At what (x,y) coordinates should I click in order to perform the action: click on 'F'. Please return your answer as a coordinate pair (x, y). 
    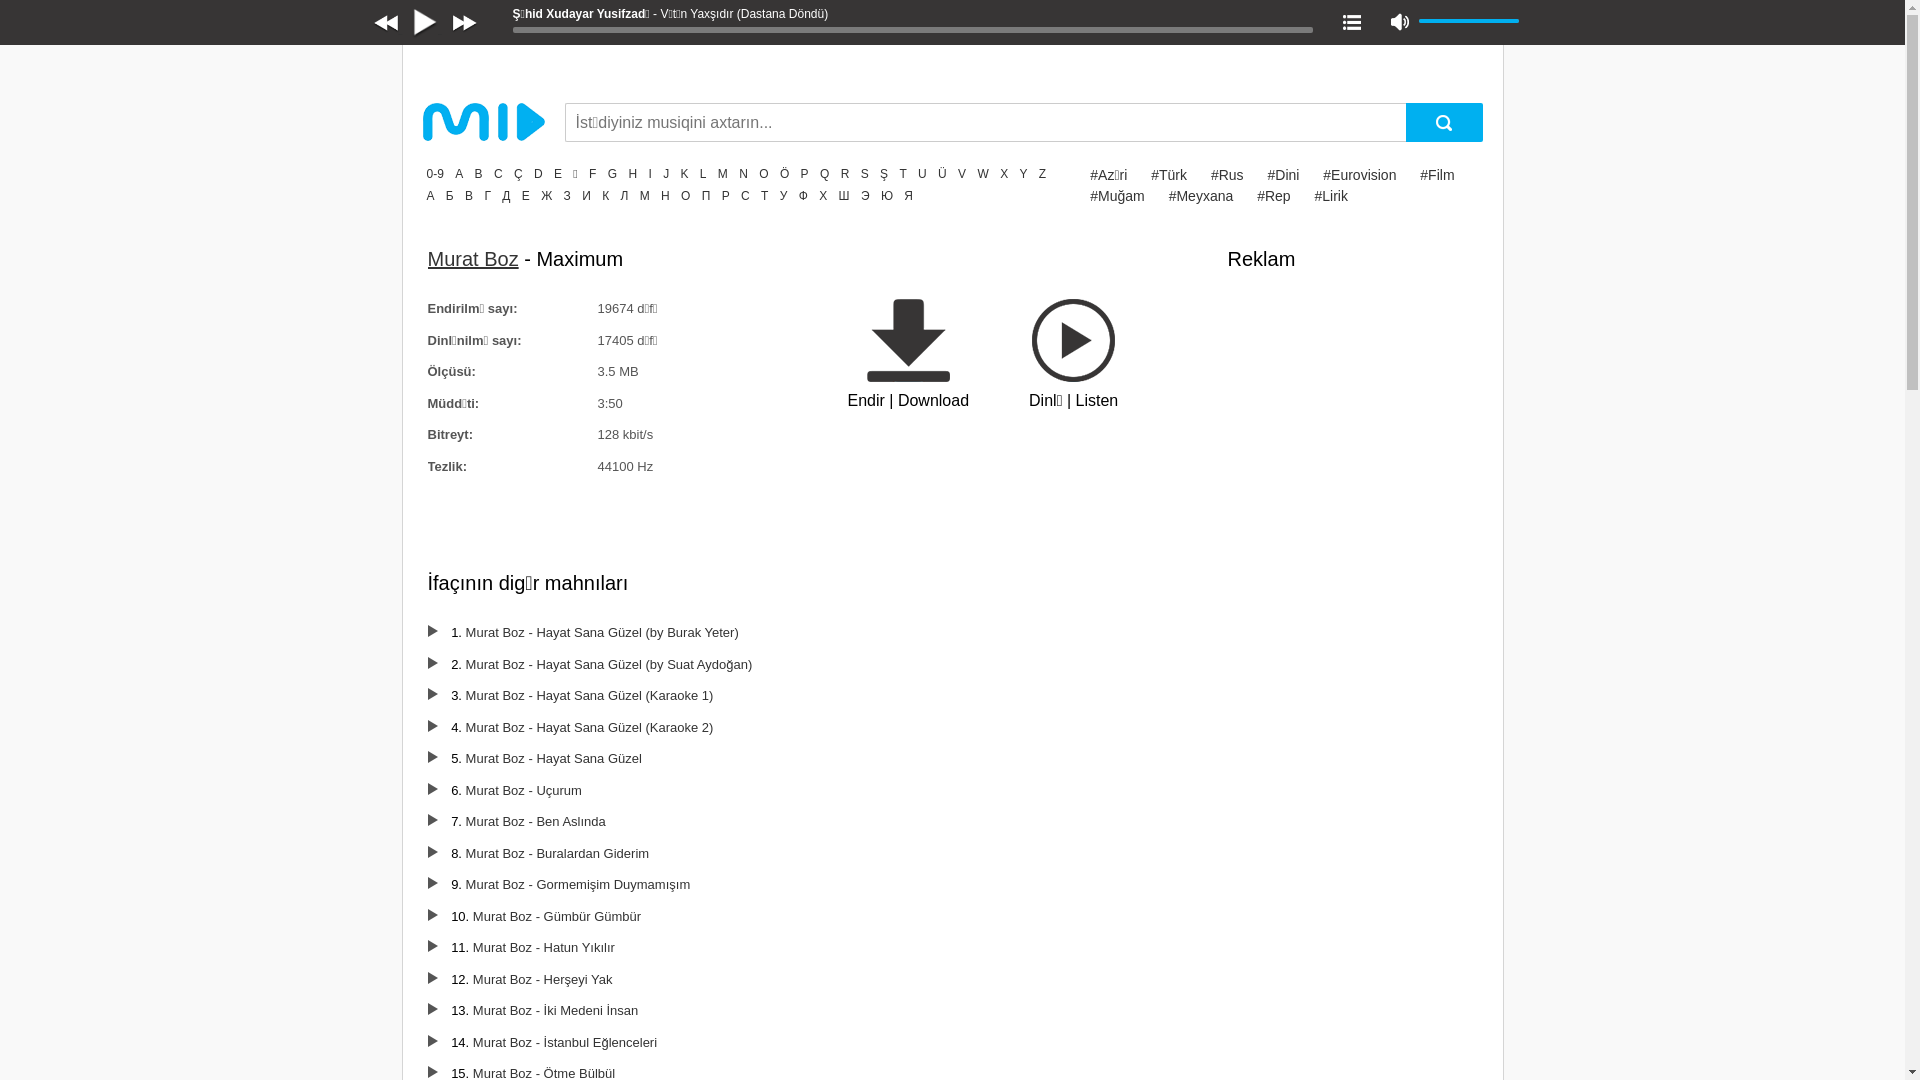
    Looking at the image, I should click on (591, 172).